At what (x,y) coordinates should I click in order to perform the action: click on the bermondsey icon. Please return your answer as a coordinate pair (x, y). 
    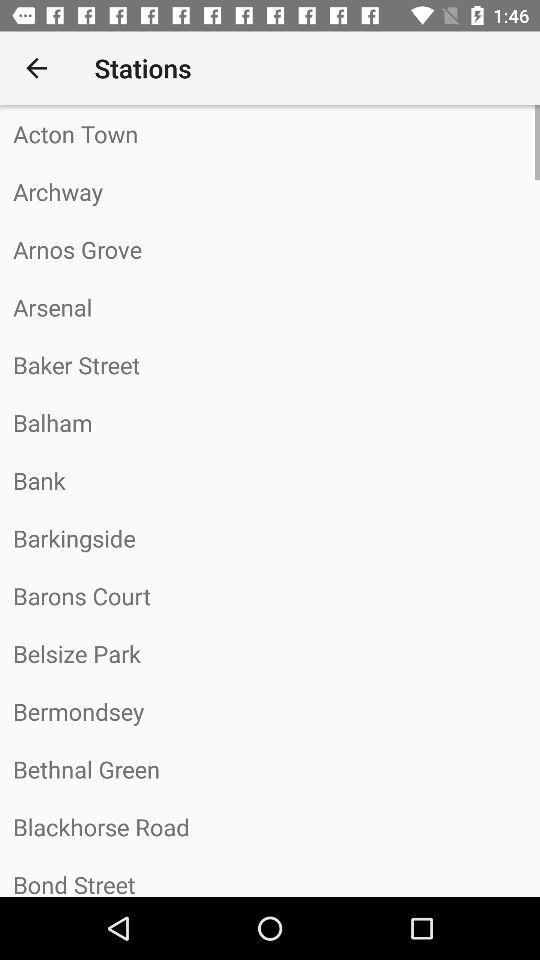
    Looking at the image, I should click on (270, 711).